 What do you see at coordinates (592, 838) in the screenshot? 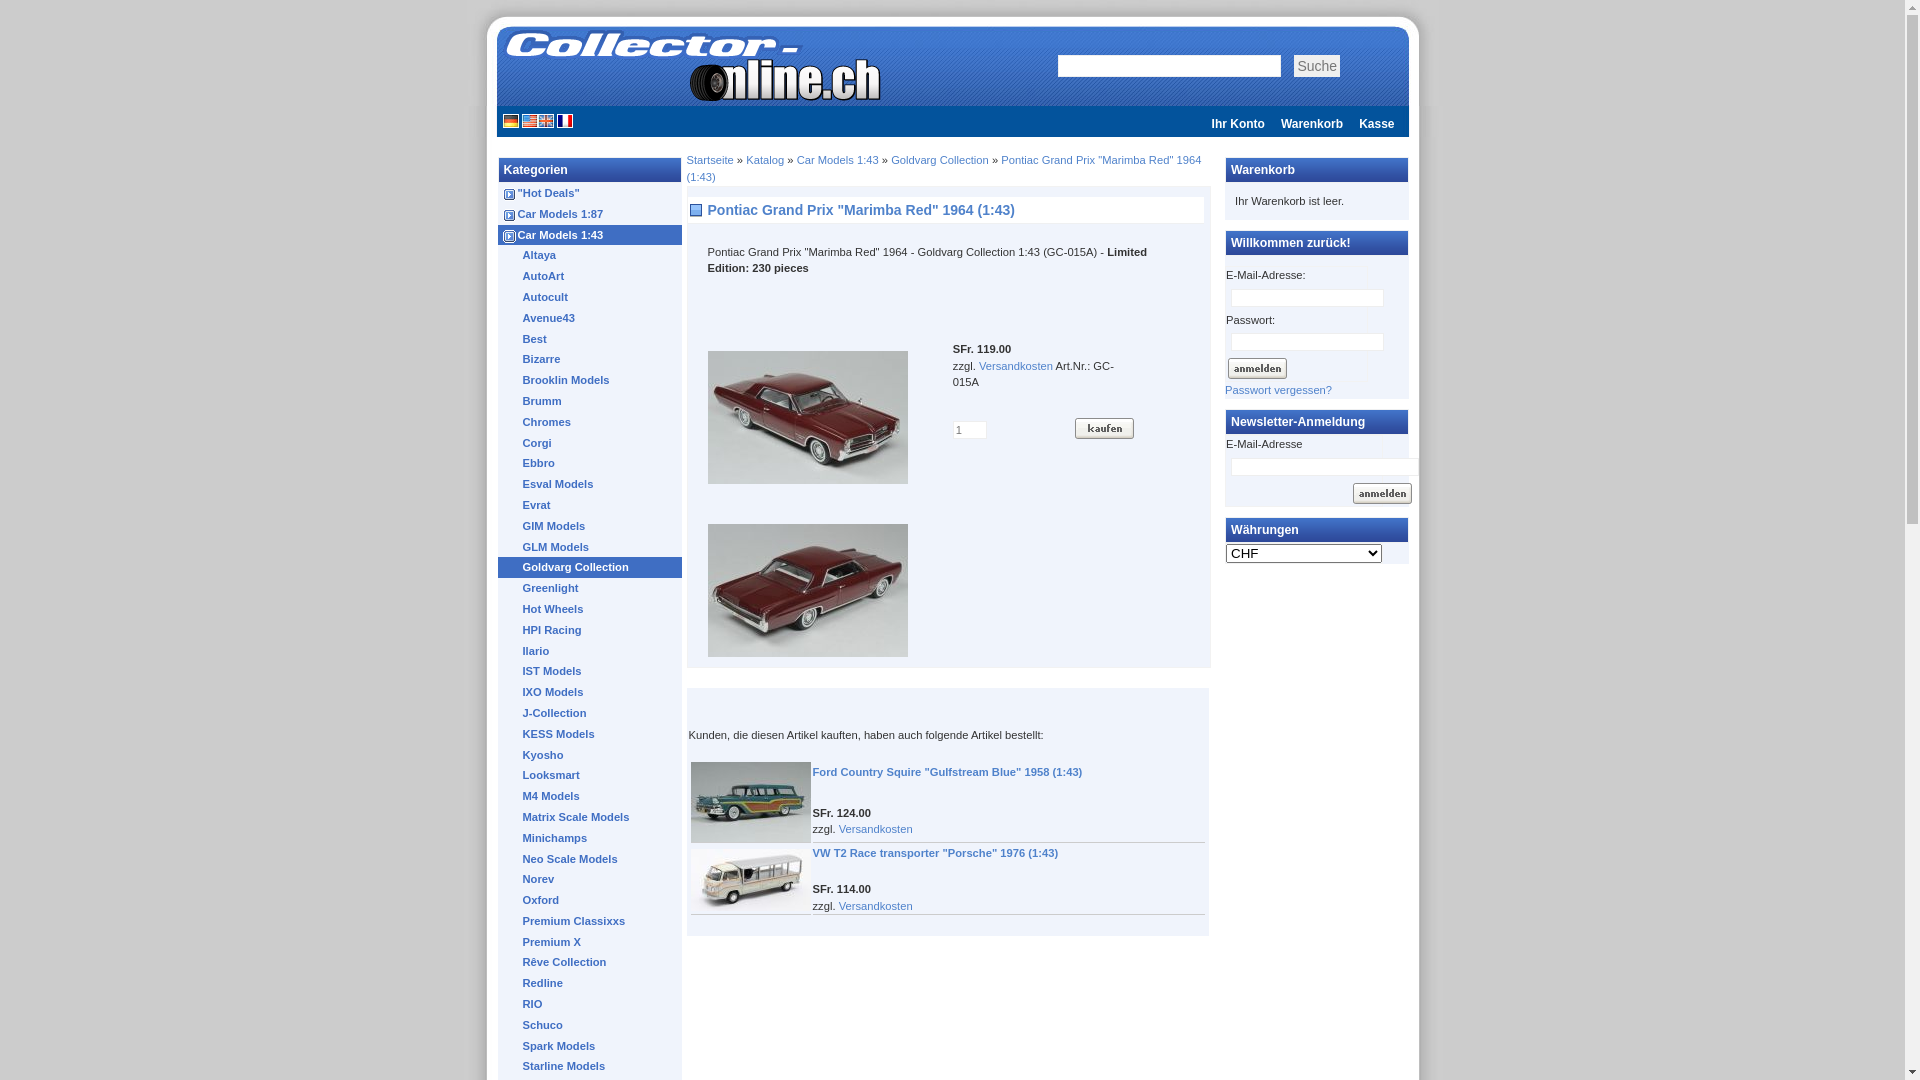
I see `'Minichamps'` at bounding box center [592, 838].